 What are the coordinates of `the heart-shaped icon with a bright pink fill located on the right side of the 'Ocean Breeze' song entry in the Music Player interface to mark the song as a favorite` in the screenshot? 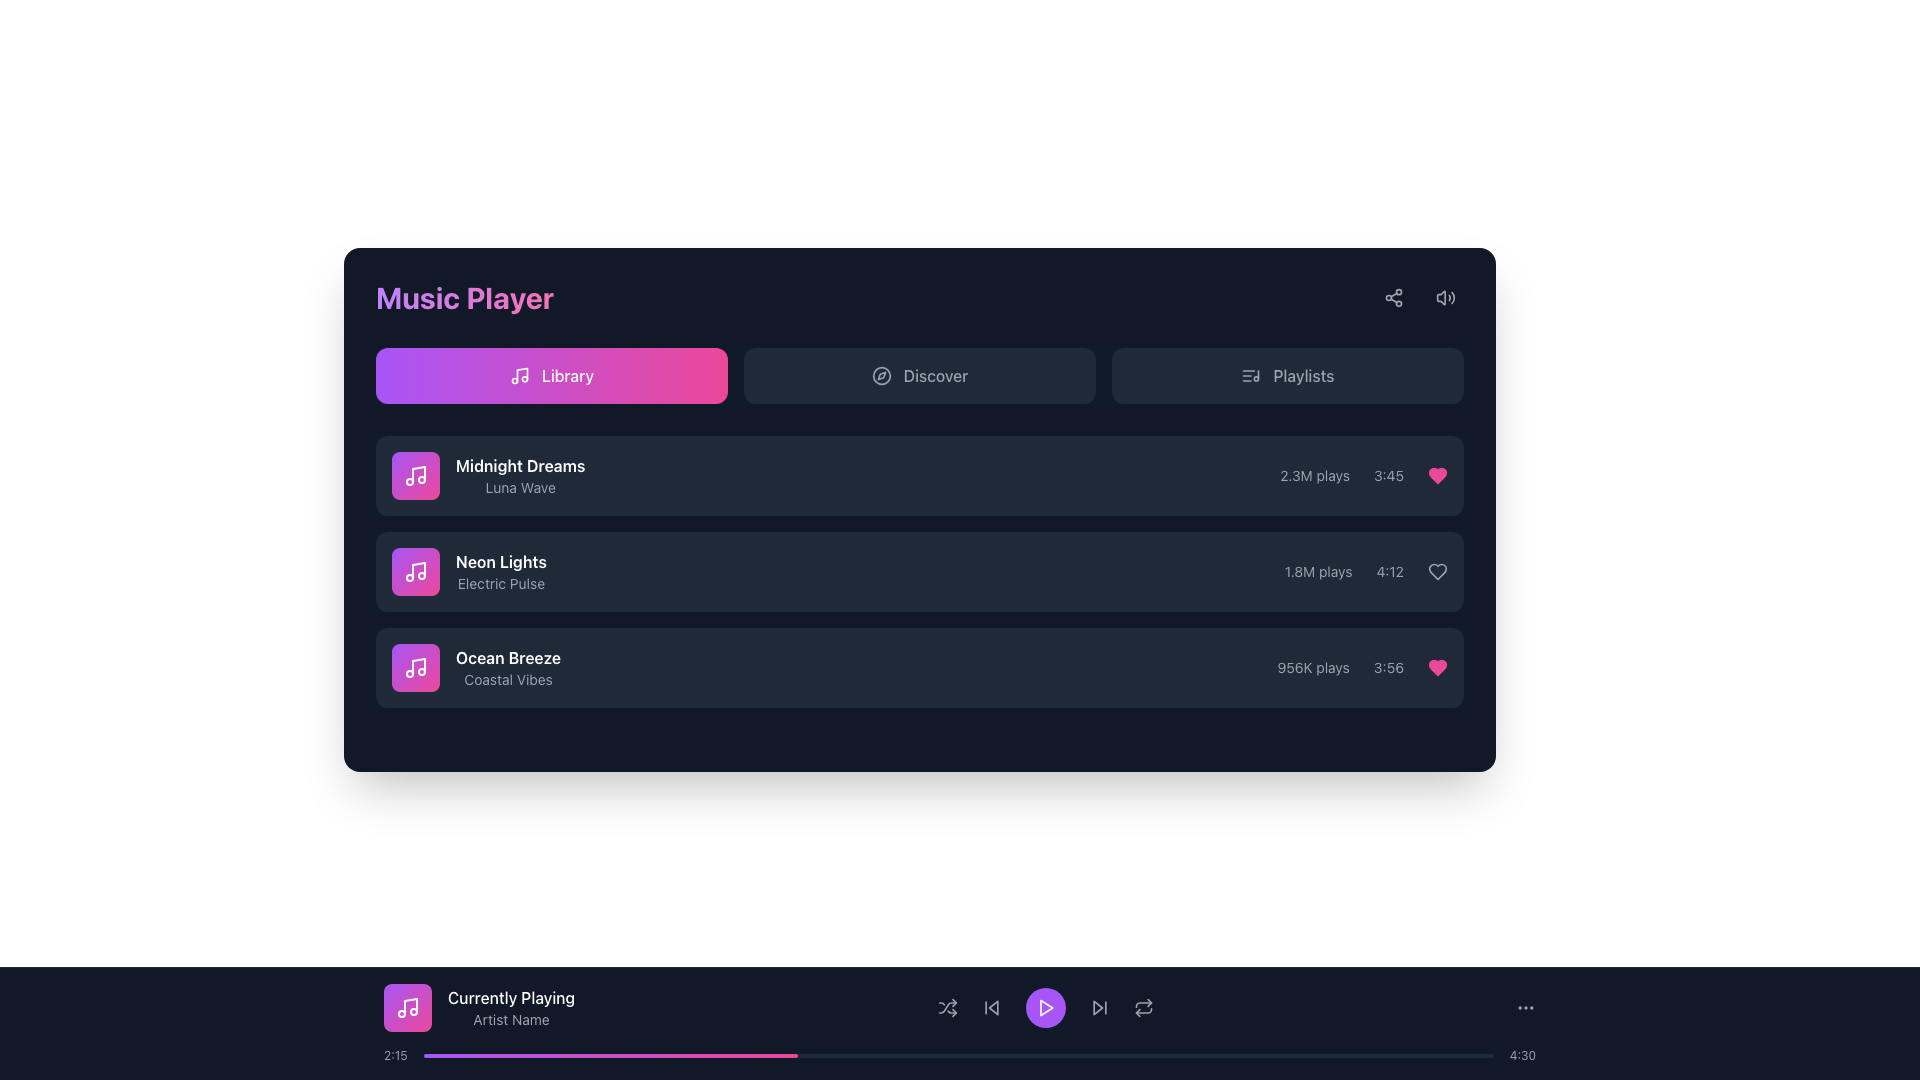 It's located at (1437, 667).